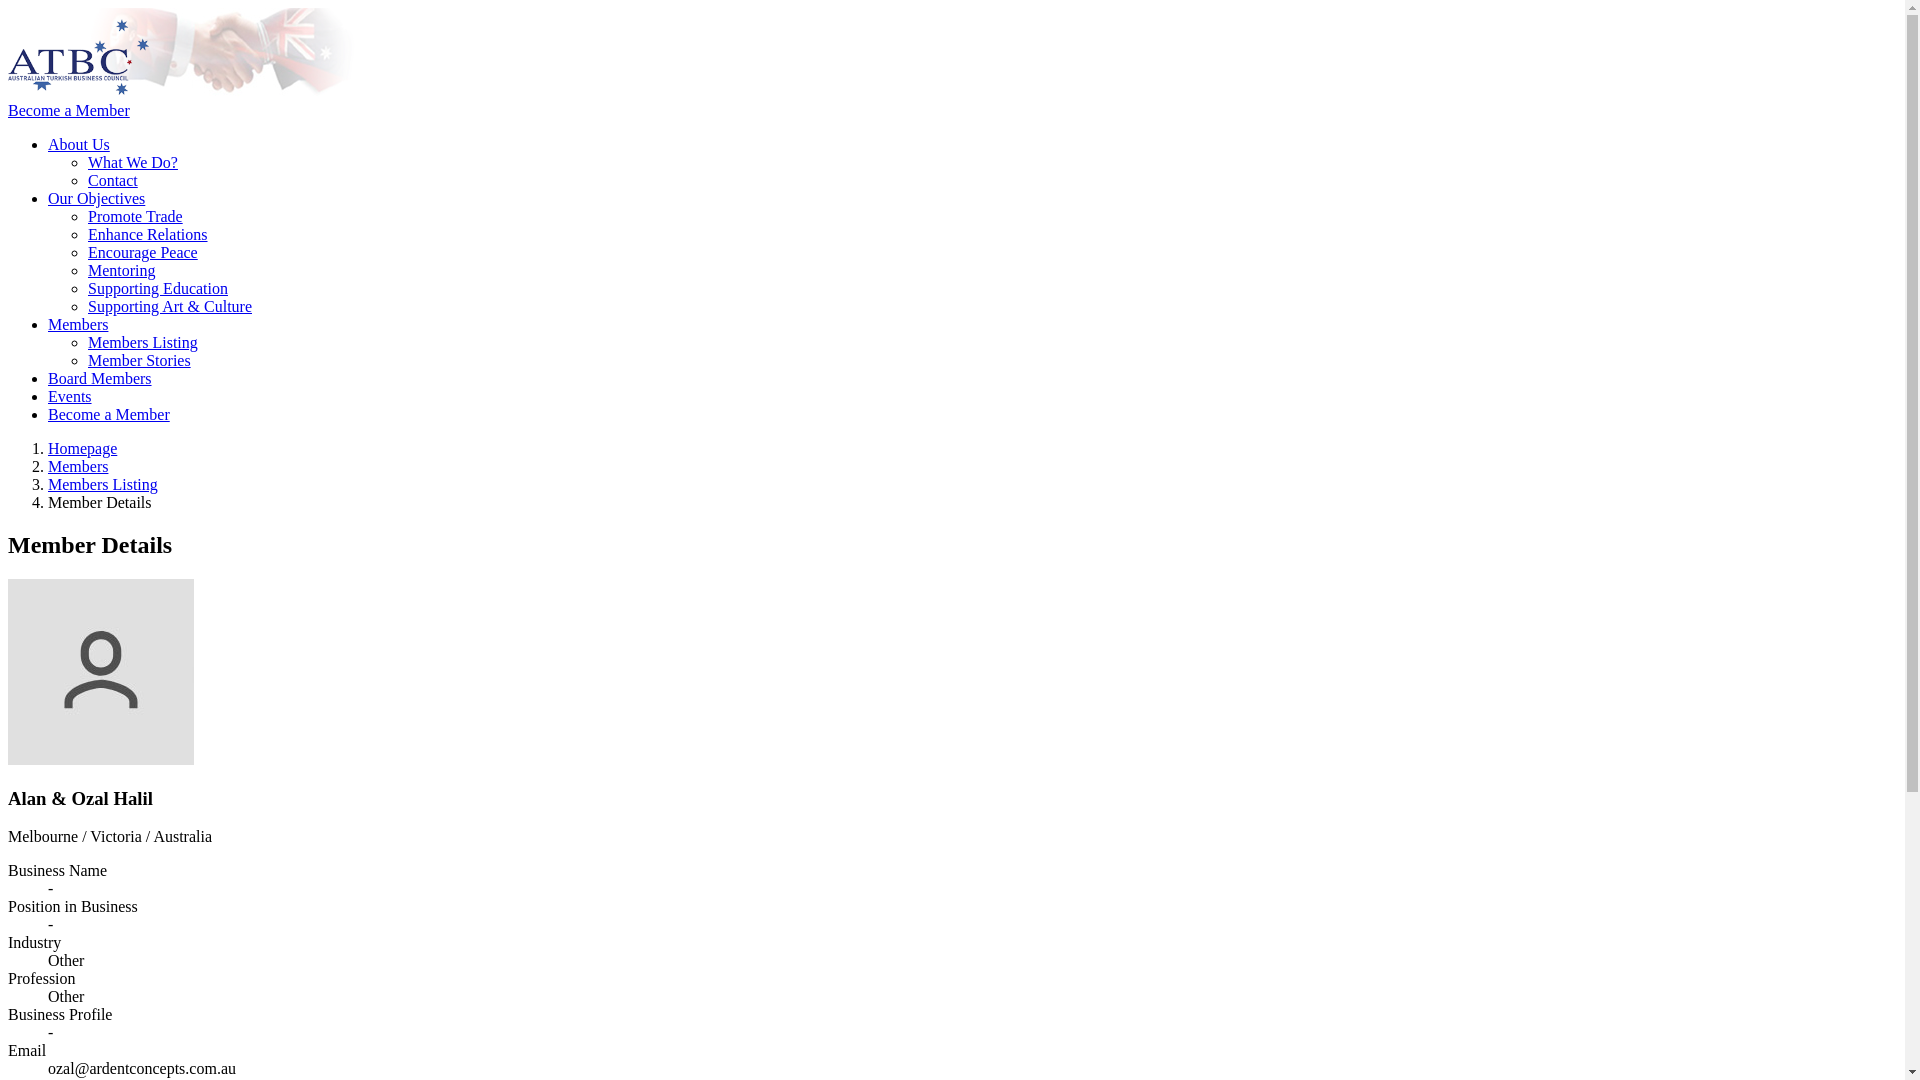 The height and width of the screenshot is (1080, 1920). I want to click on 'Members', so click(77, 466).